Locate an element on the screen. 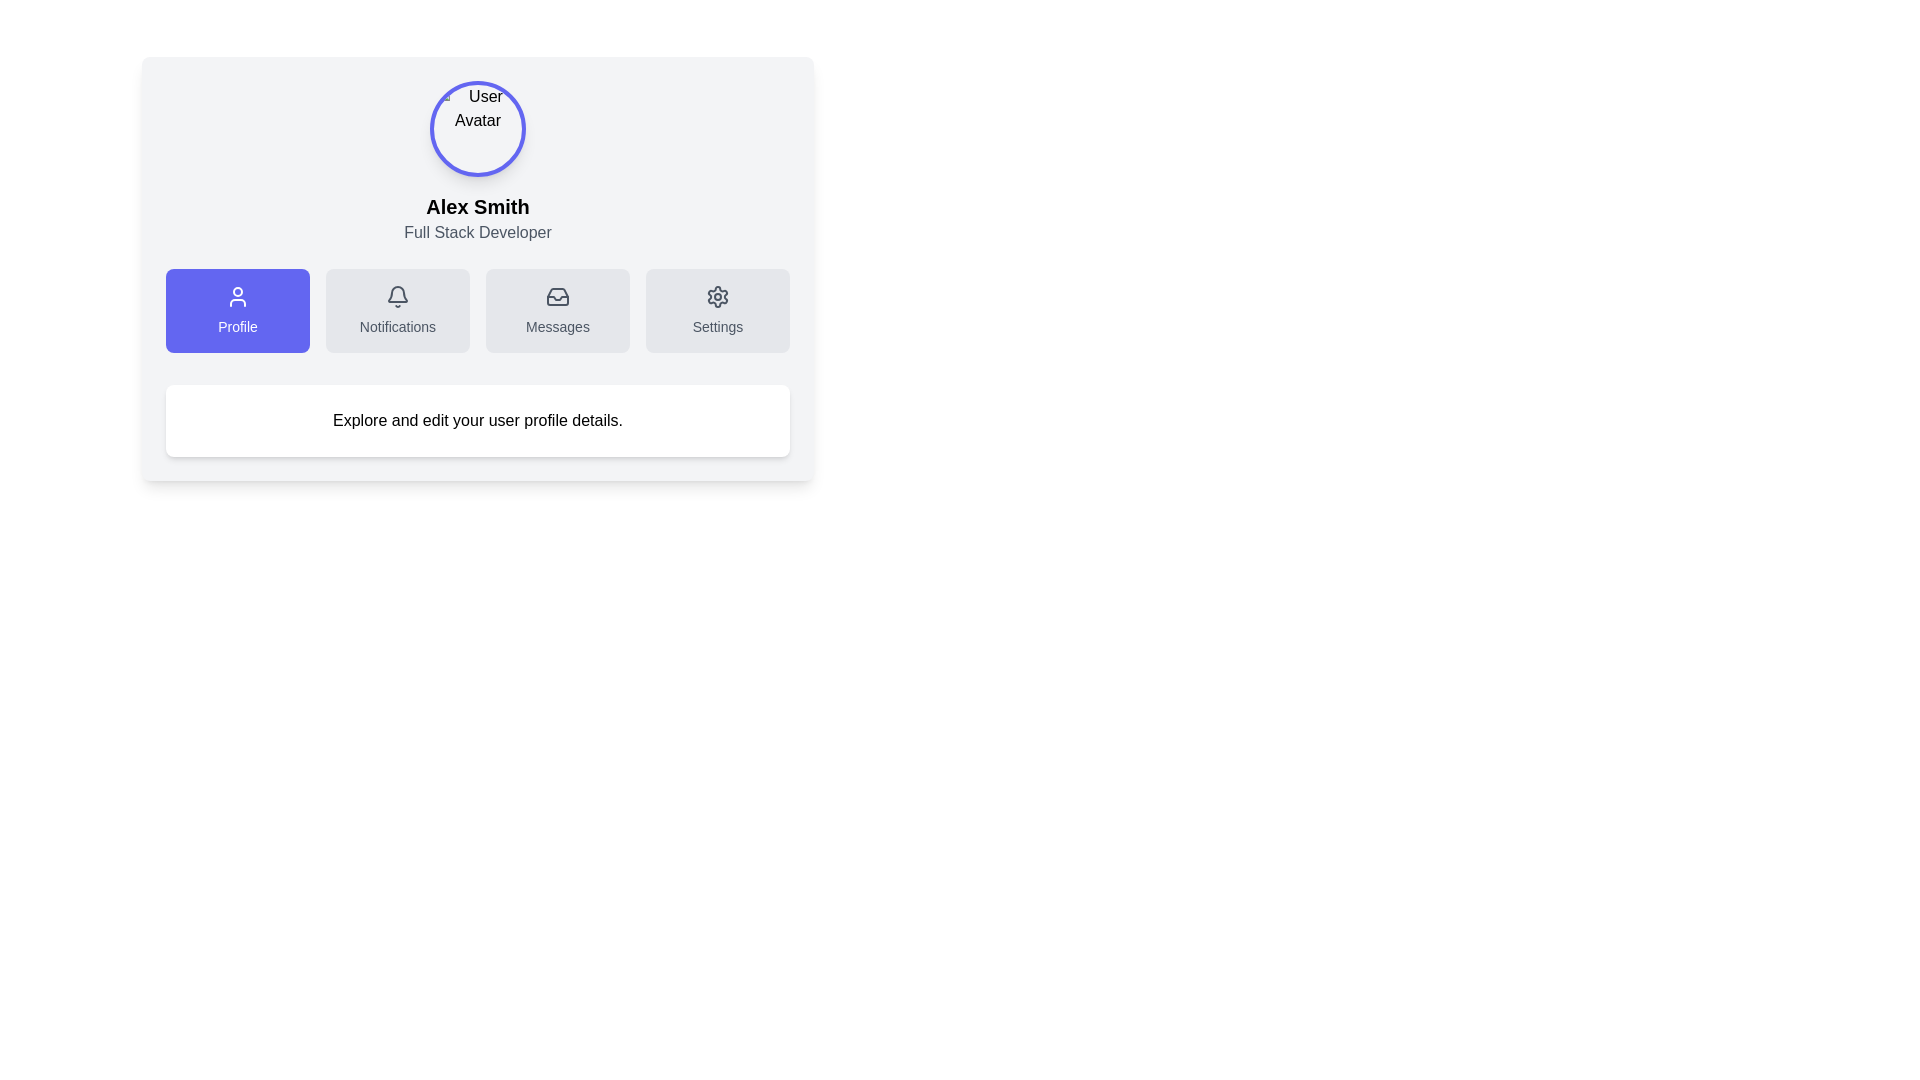  the Messages icon, which is part of the navigation section of the webpage, styled with a dark gray stroke and no fill is located at coordinates (557, 297).